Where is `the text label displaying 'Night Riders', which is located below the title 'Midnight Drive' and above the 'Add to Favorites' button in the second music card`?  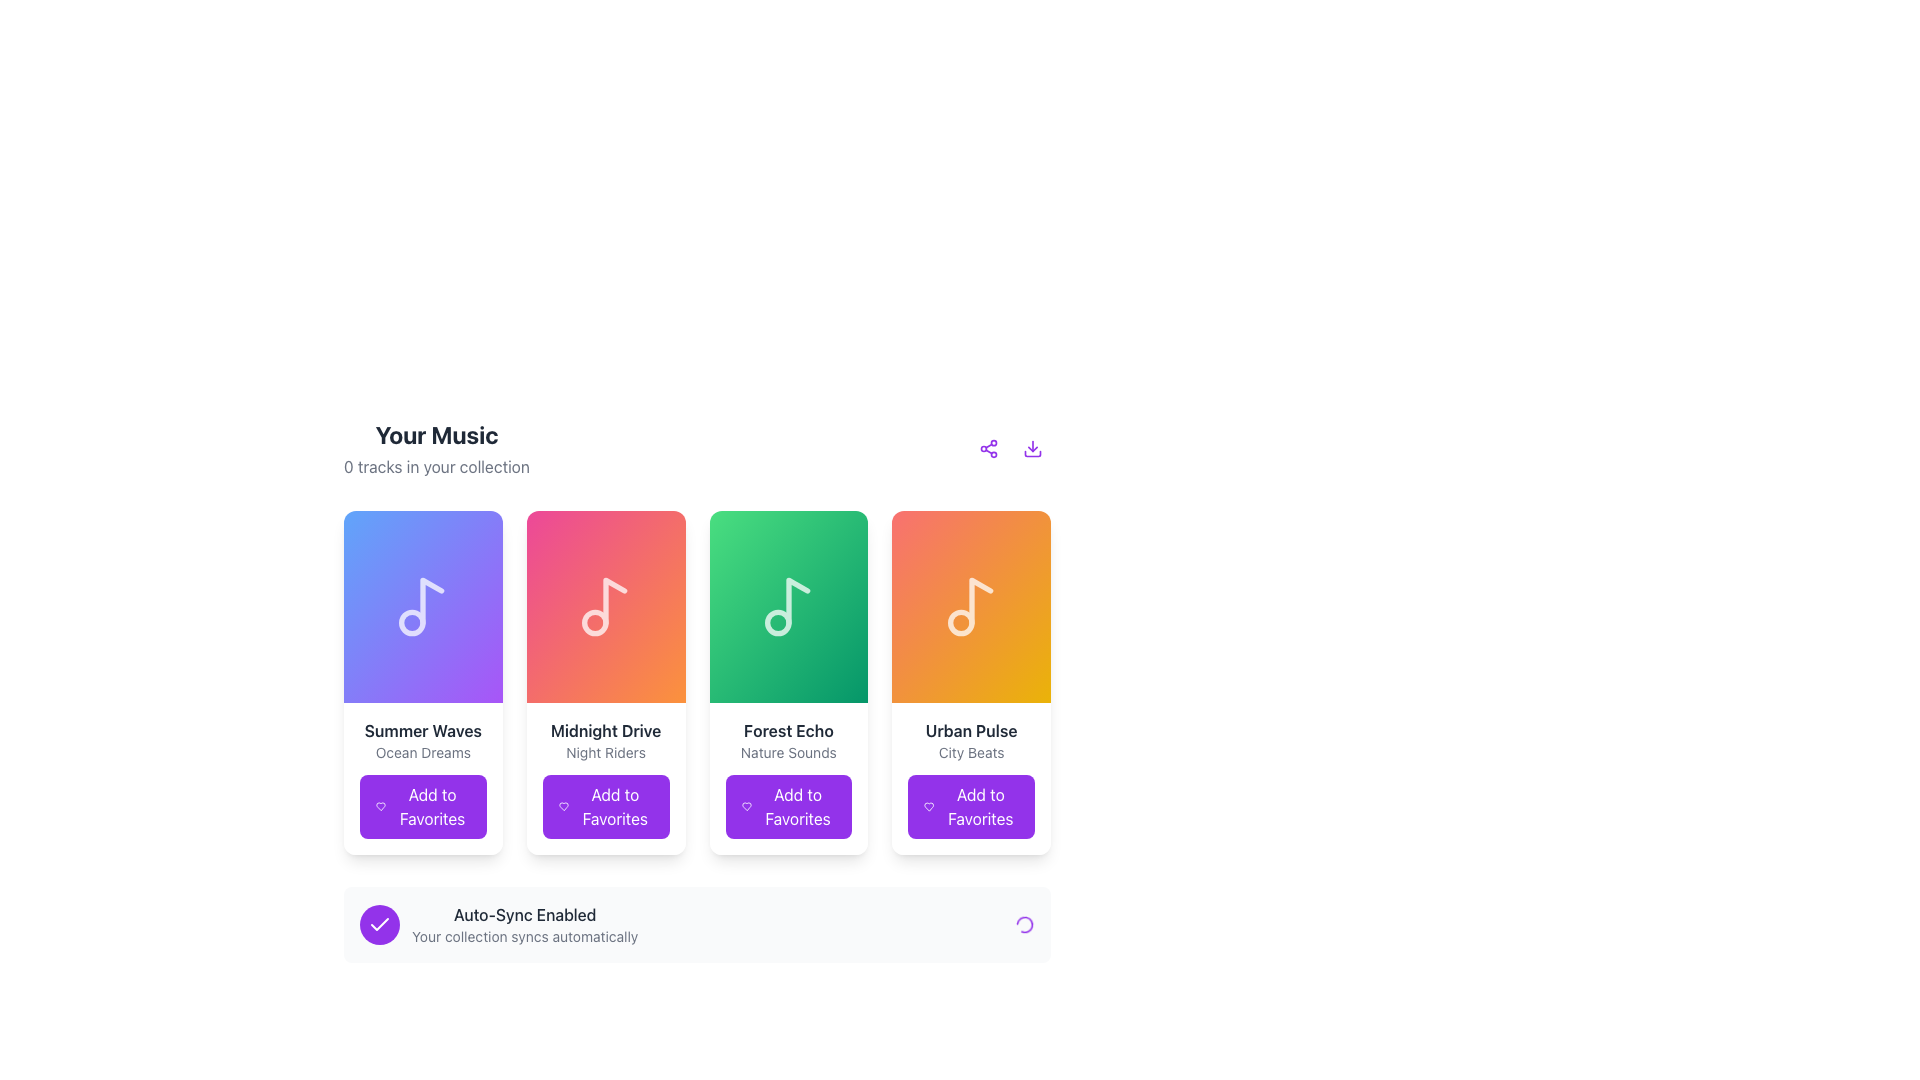 the text label displaying 'Night Riders', which is located below the title 'Midnight Drive' and above the 'Add to Favorites' button in the second music card is located at coordinates (605, 752).